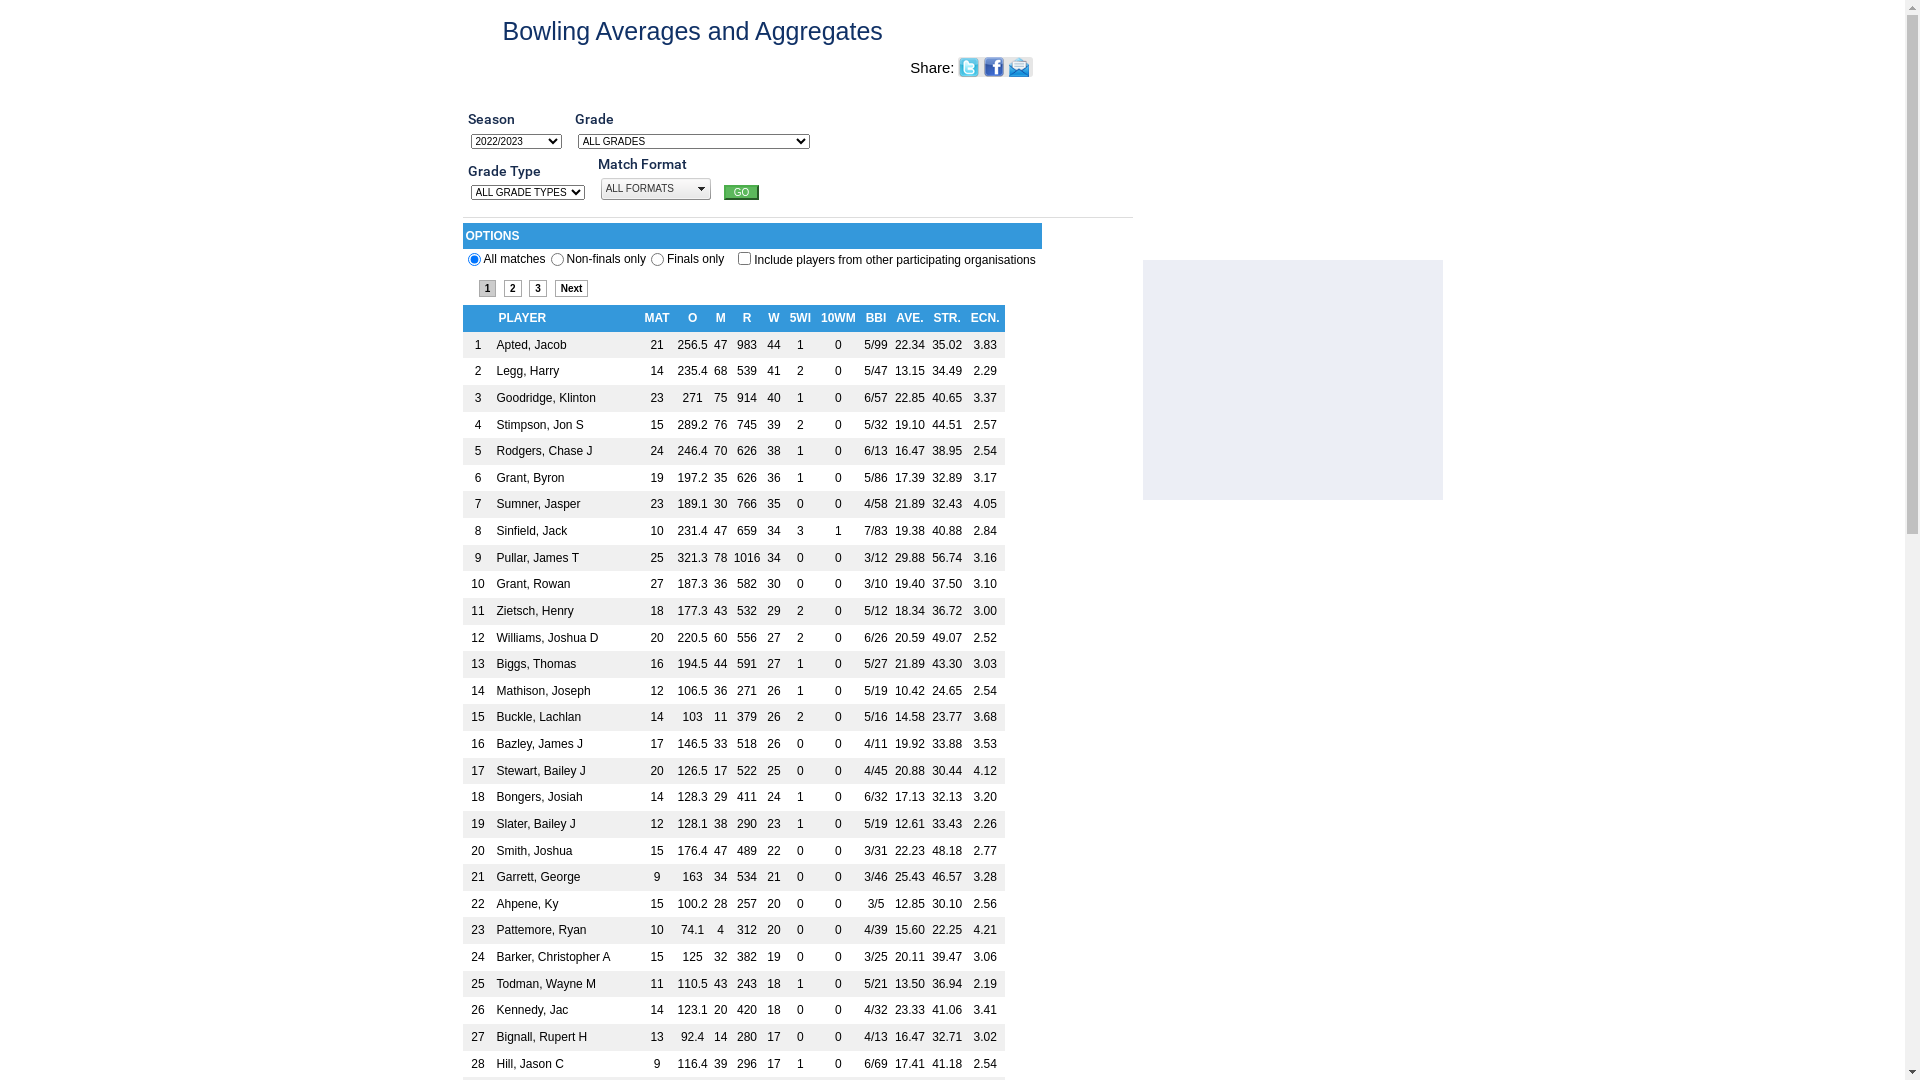 This screenshot has height=1080, width=1920. What do you see at coordinates (701, 189) in the screenshot?
I see `'select'` at bounding box center [701, 189].